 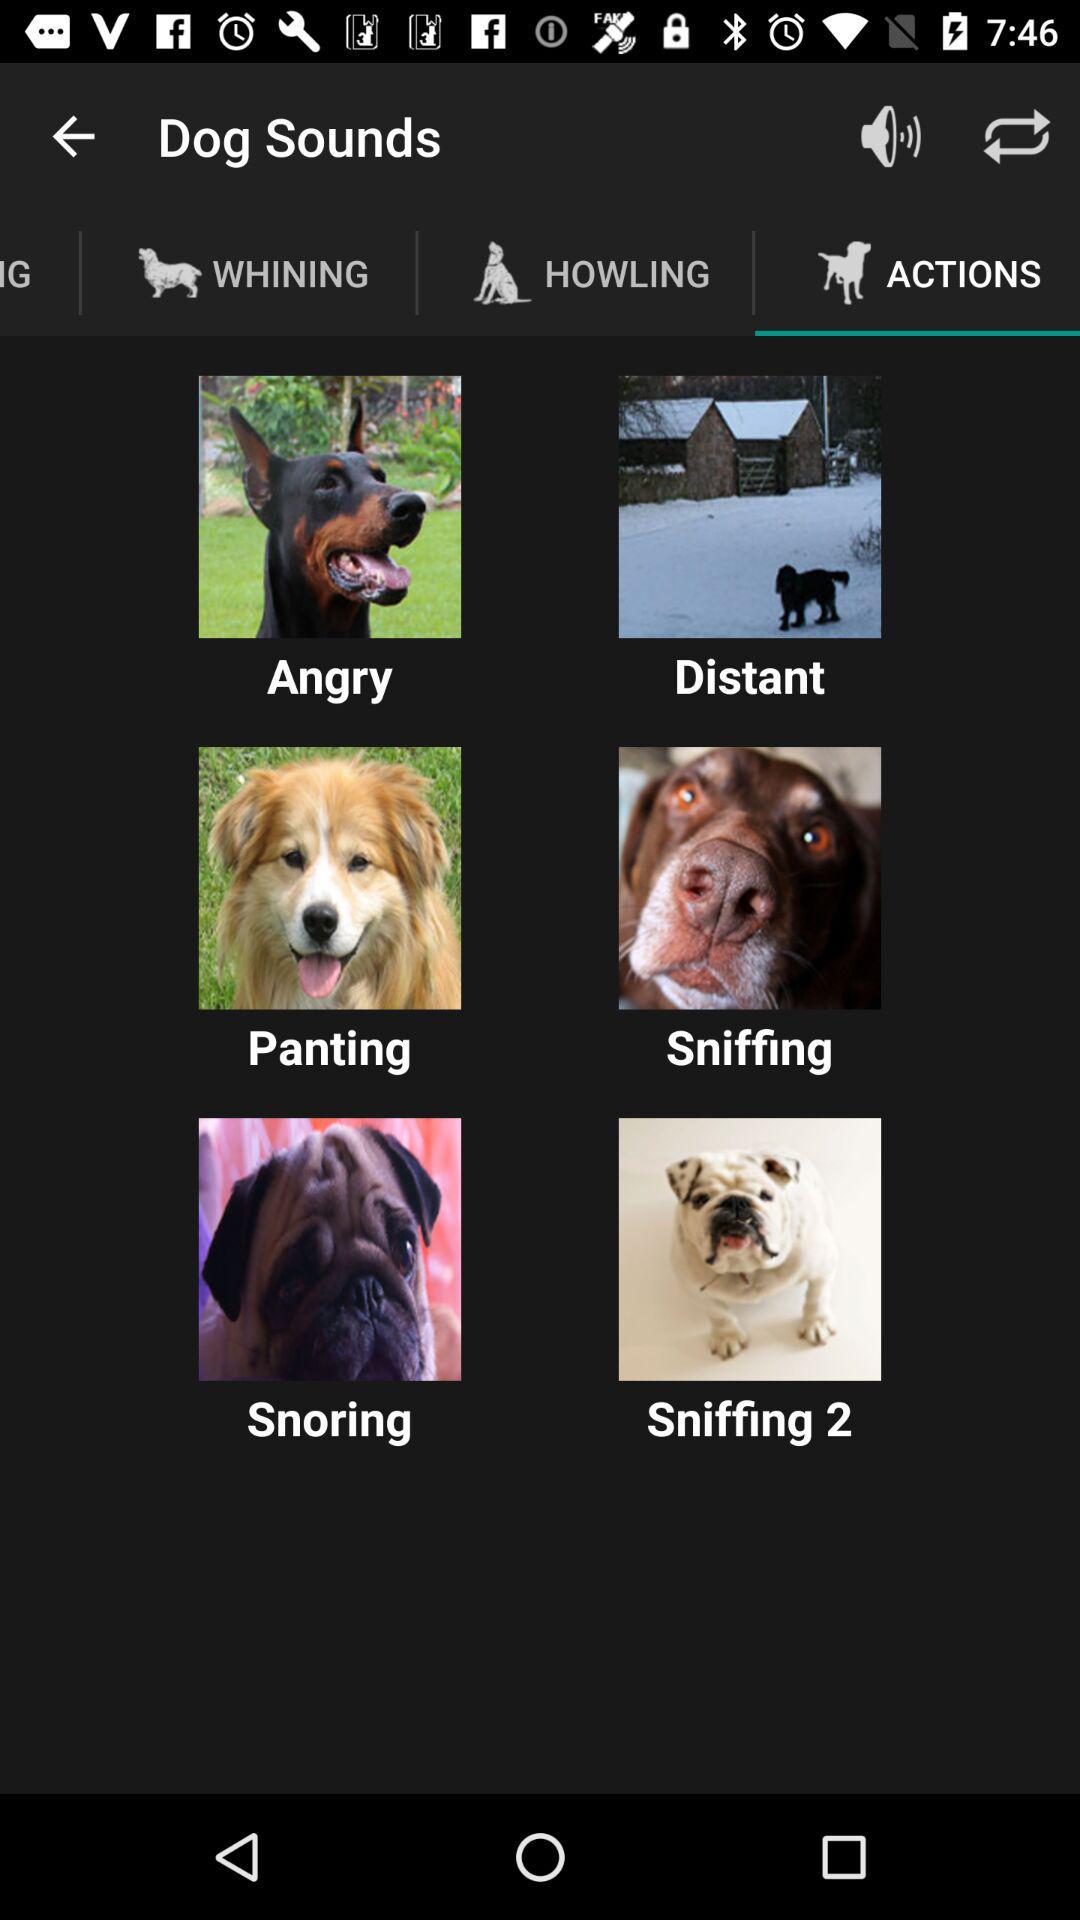 What do you see at coordinates (72, 135) in the screenshot?
I see `the icon to the left of the dog sounds icon` at bounding box center [72, 135].